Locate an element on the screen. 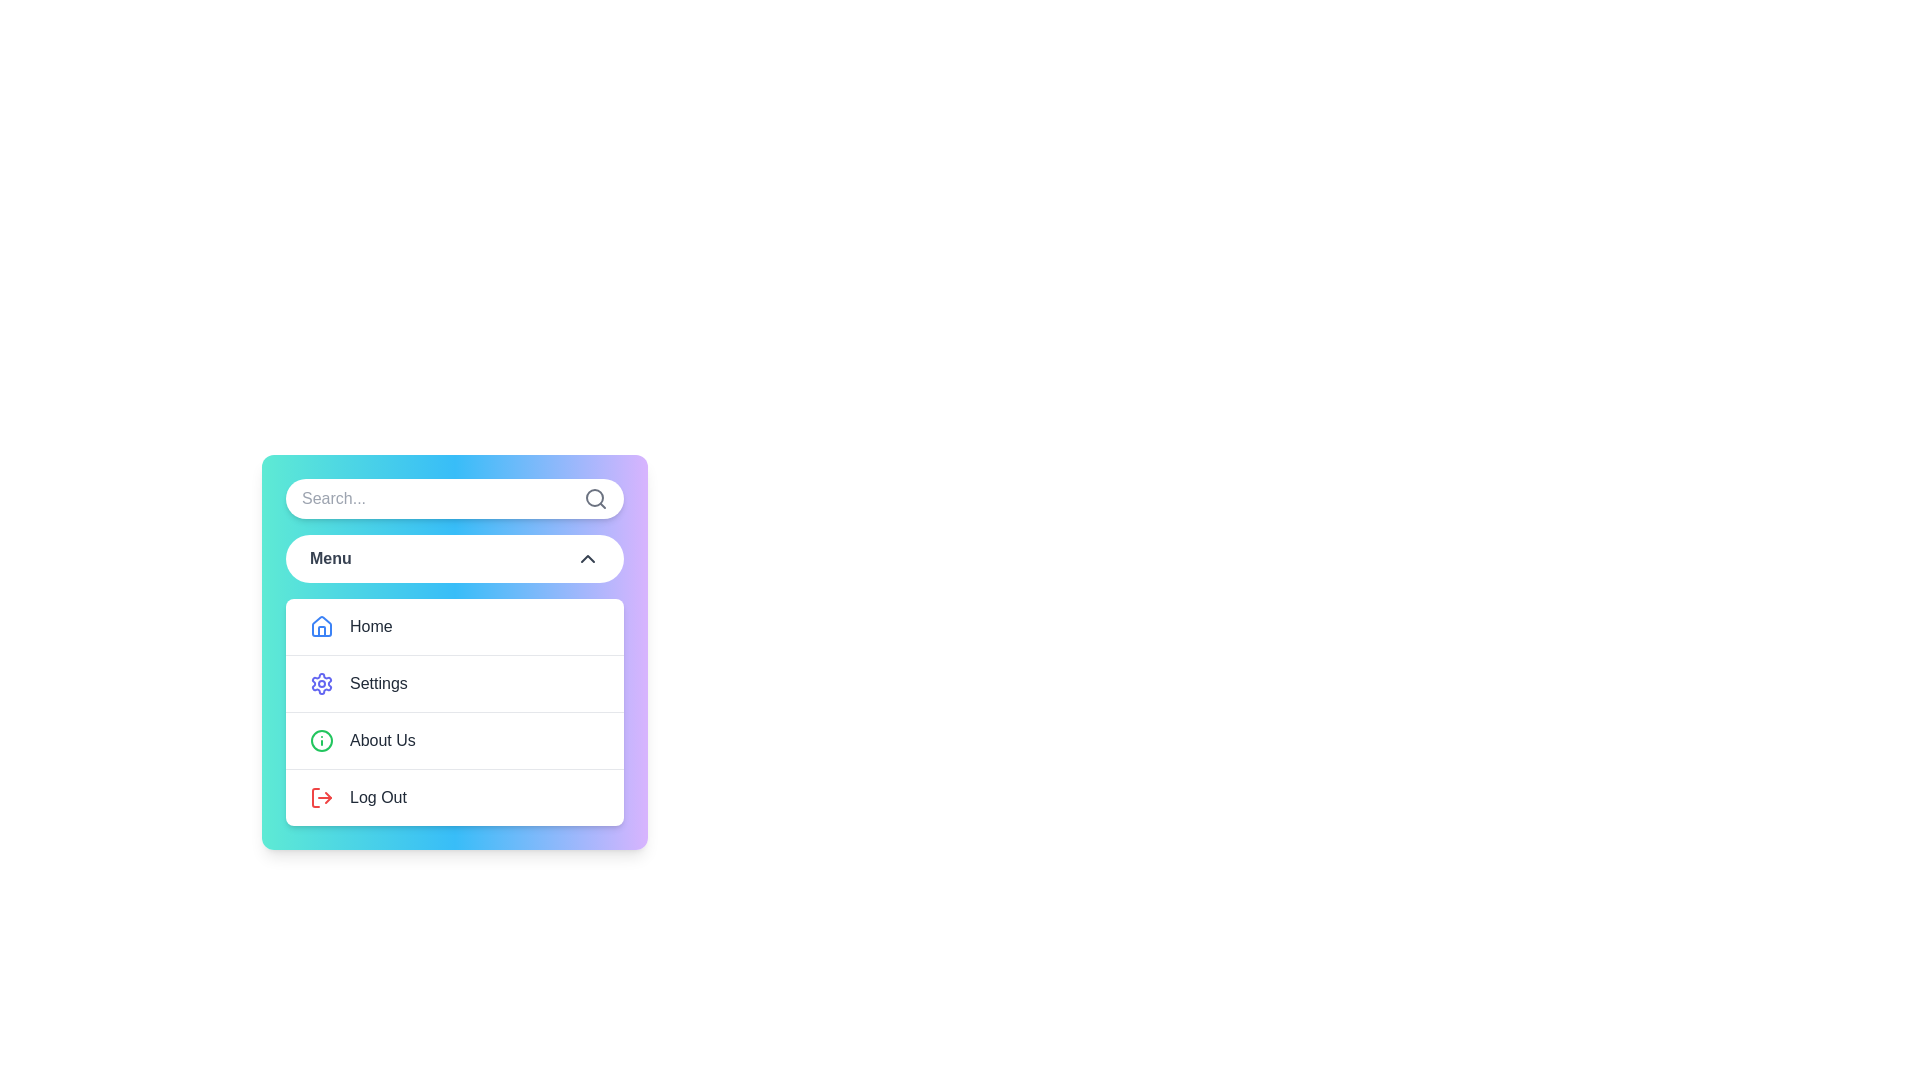  the upward-facing chevron arrow icon located to the center-right of the 'Menu' button to potentially display a tooltip is located at coordinates (587, 559).